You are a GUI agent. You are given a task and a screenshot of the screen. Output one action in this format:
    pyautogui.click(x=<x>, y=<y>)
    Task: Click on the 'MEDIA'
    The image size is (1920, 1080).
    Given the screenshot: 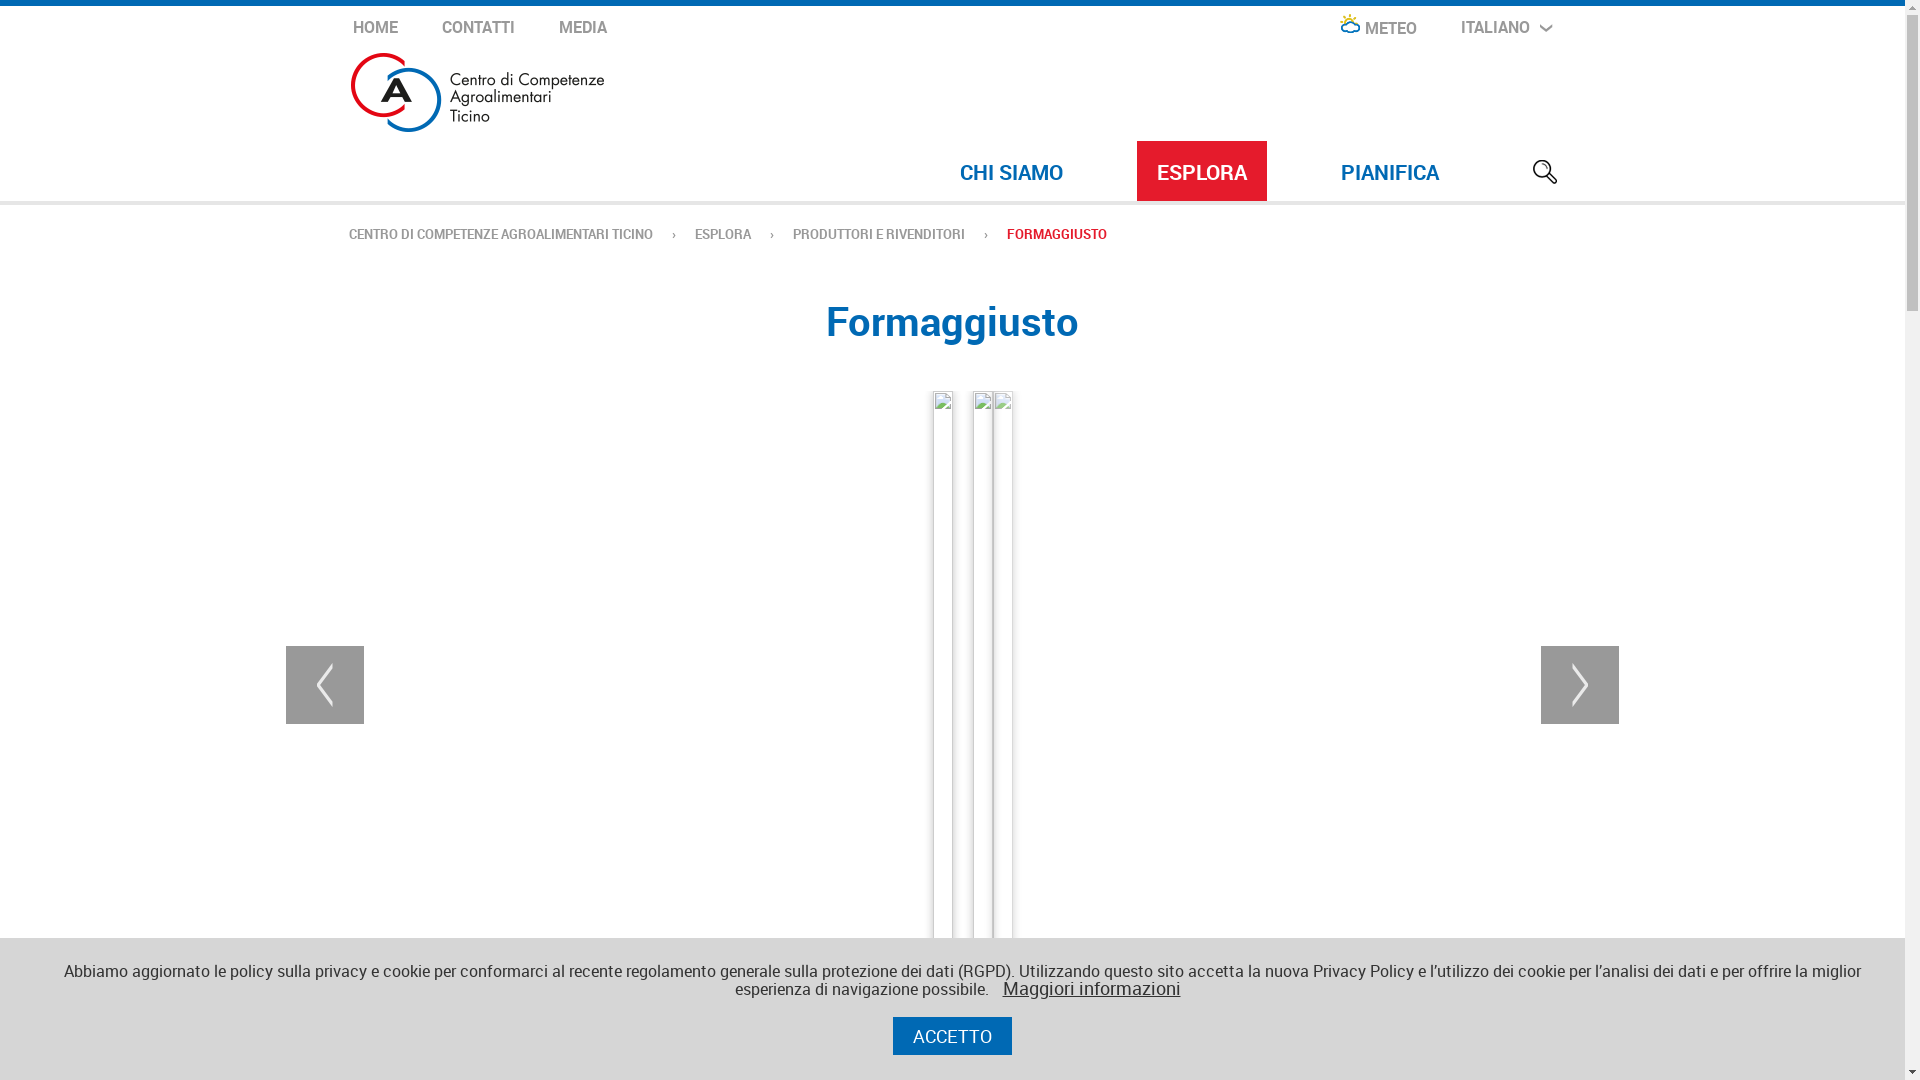 What is the action you would take?
    pyautogui.click(x=557, y=27)
    